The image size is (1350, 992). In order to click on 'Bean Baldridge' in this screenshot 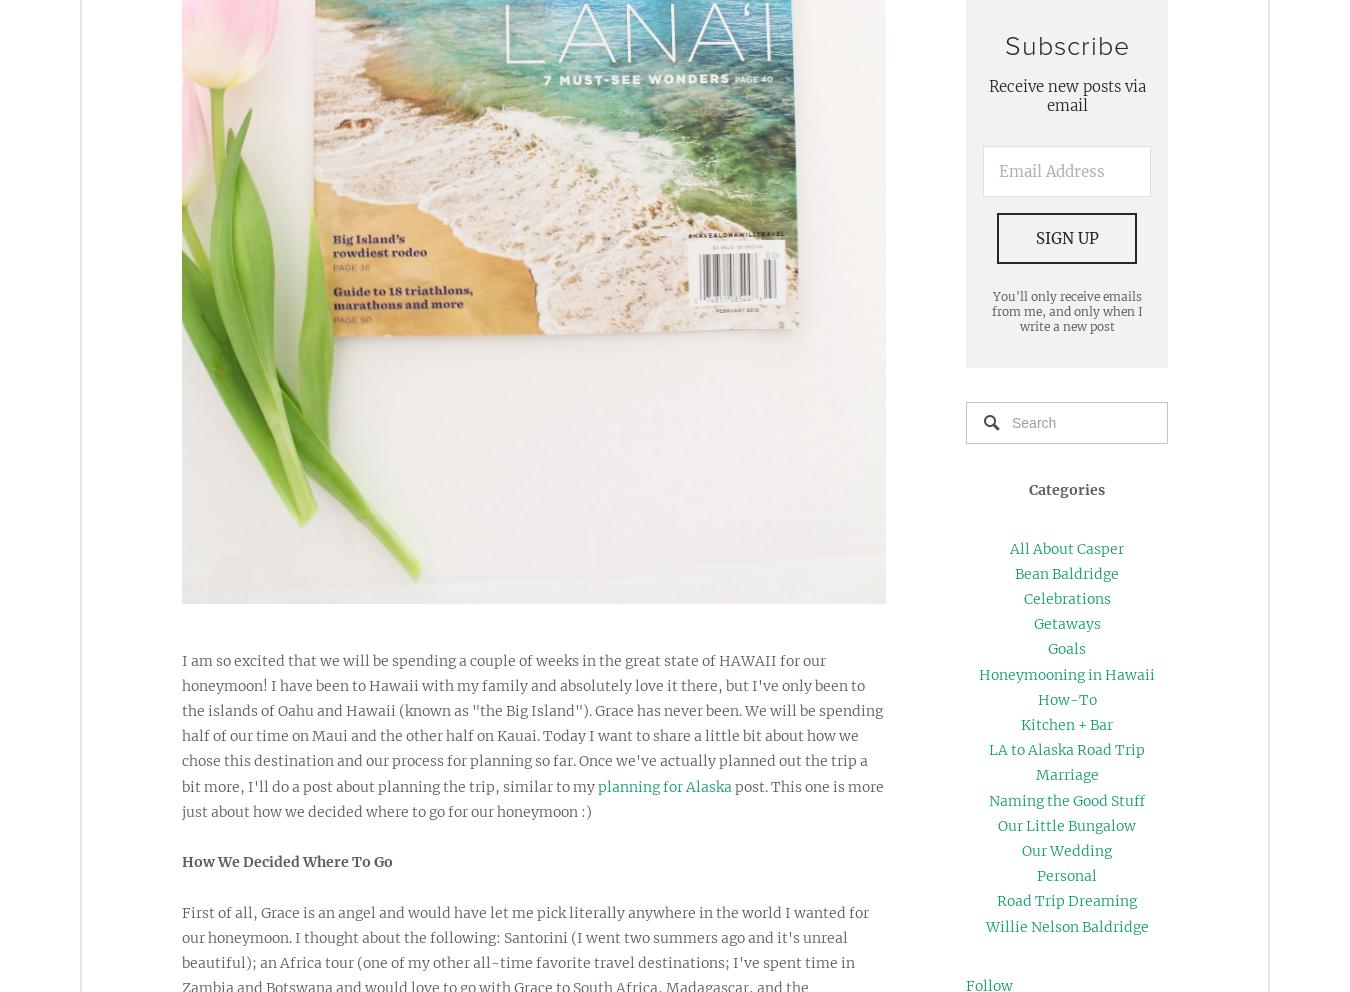, I will do `click(1015, 572)`.